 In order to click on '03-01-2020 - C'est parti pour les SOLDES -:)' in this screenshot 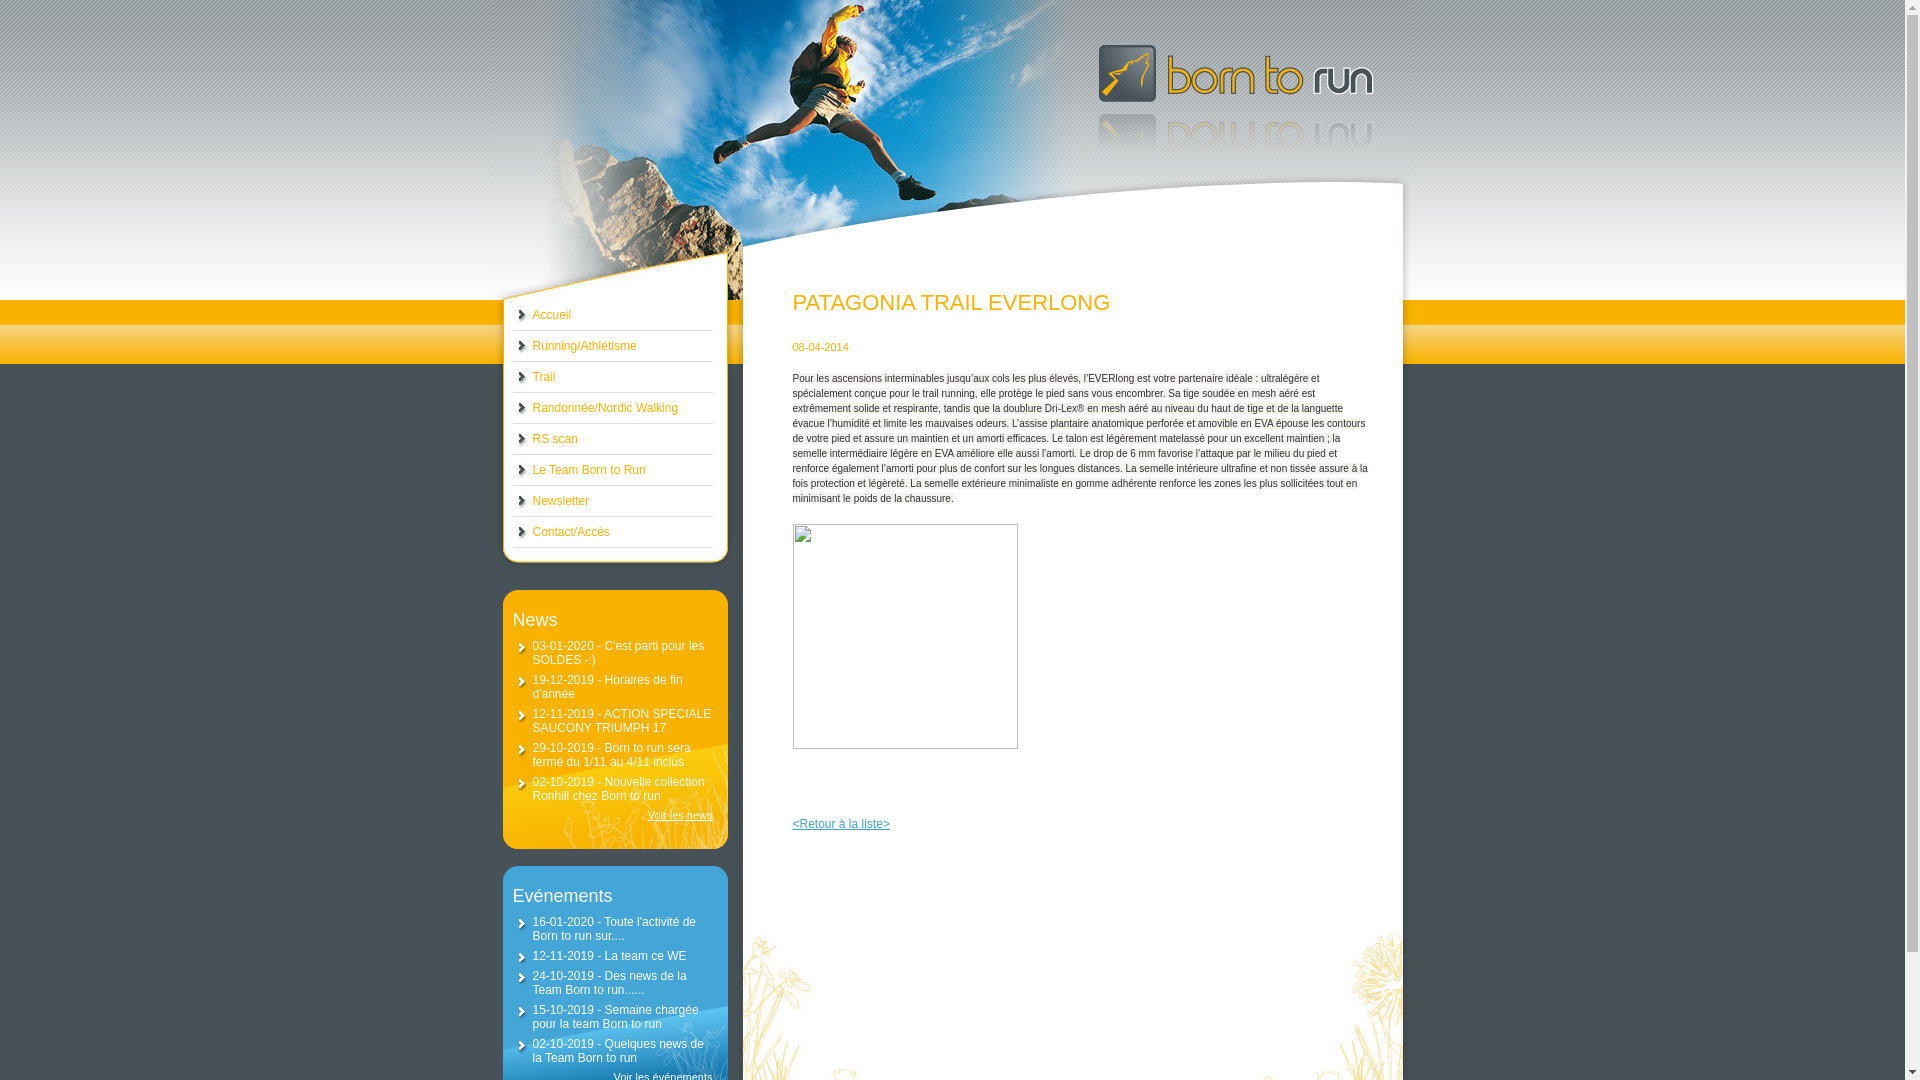, I will do `click(617, 652)`.